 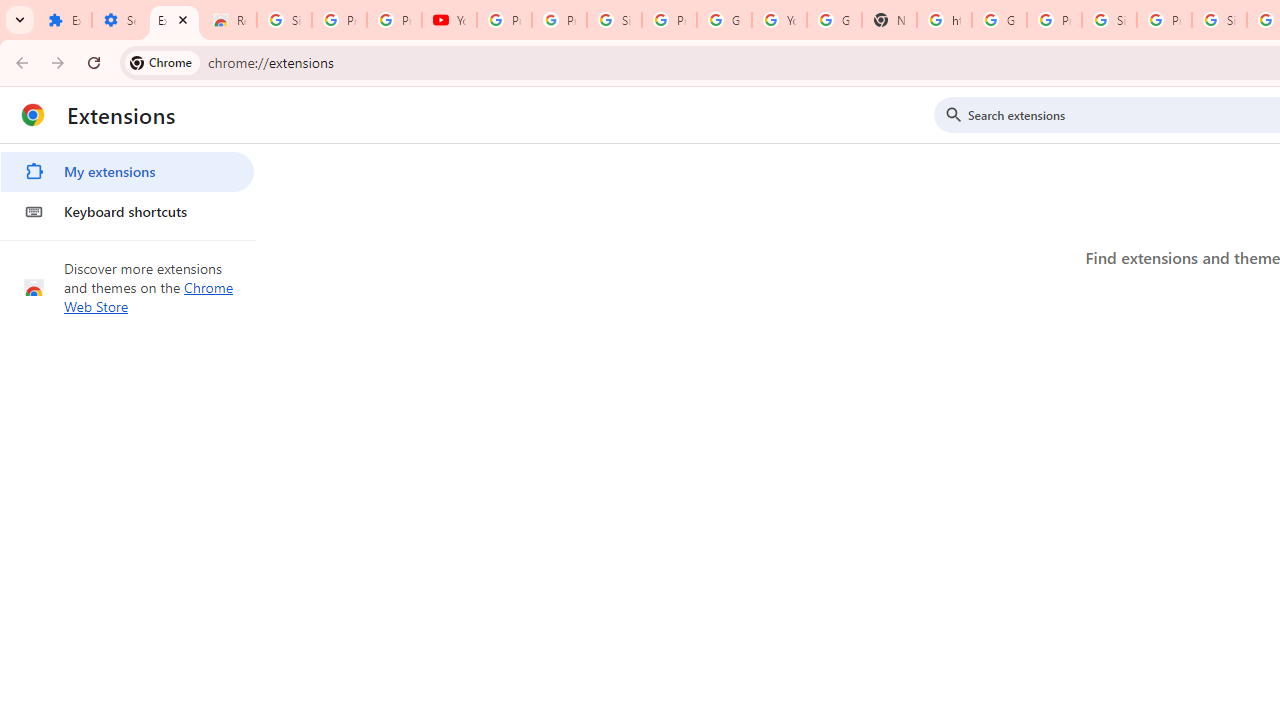 What do you see at coordinates (448, 20) in the screenshot?
I see `'YouTube'` at bounding box center [448, 20].